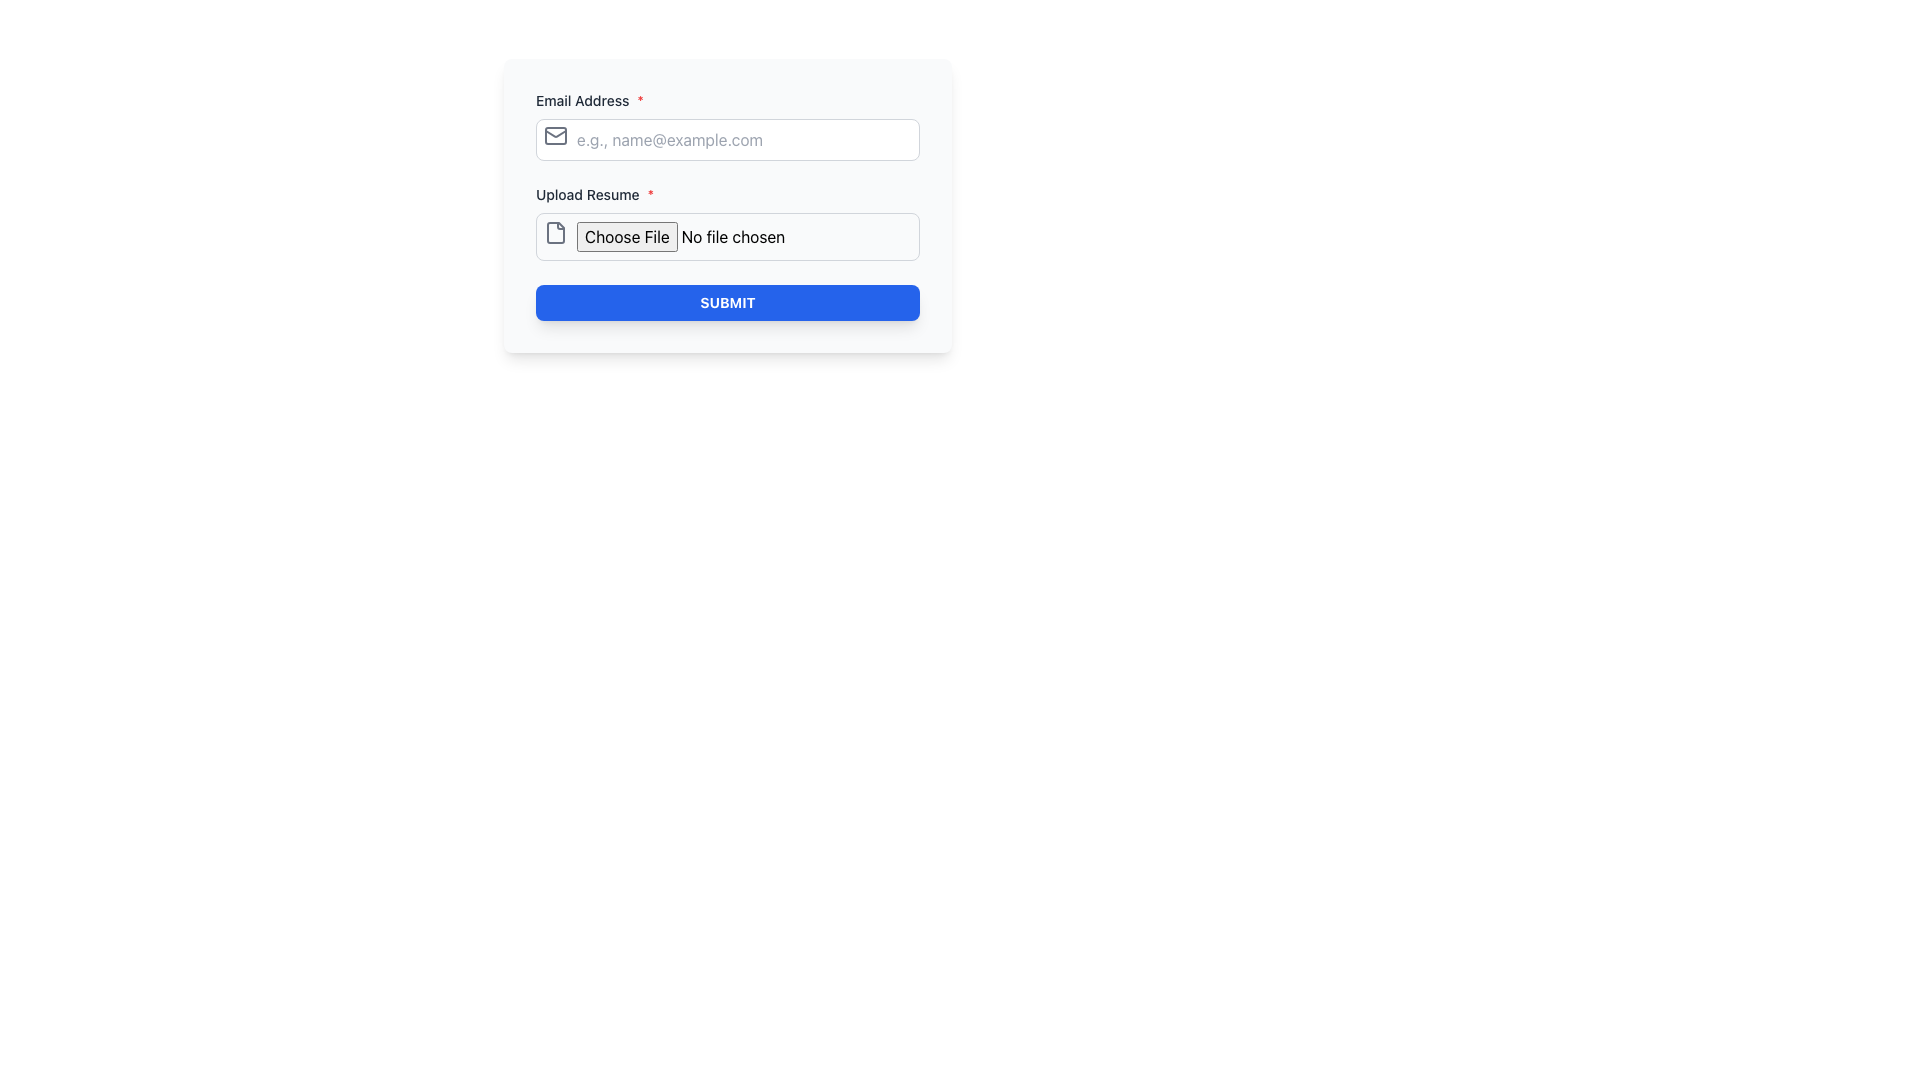 The width and height of the screenshot is (1920, 1080). Describe the element at coordinates (650, 195) in the screenshot. I see `the mandatory field marker indicator for the 'Upload Resume' field, which is positioned to the immediate right of the label text` at that location.